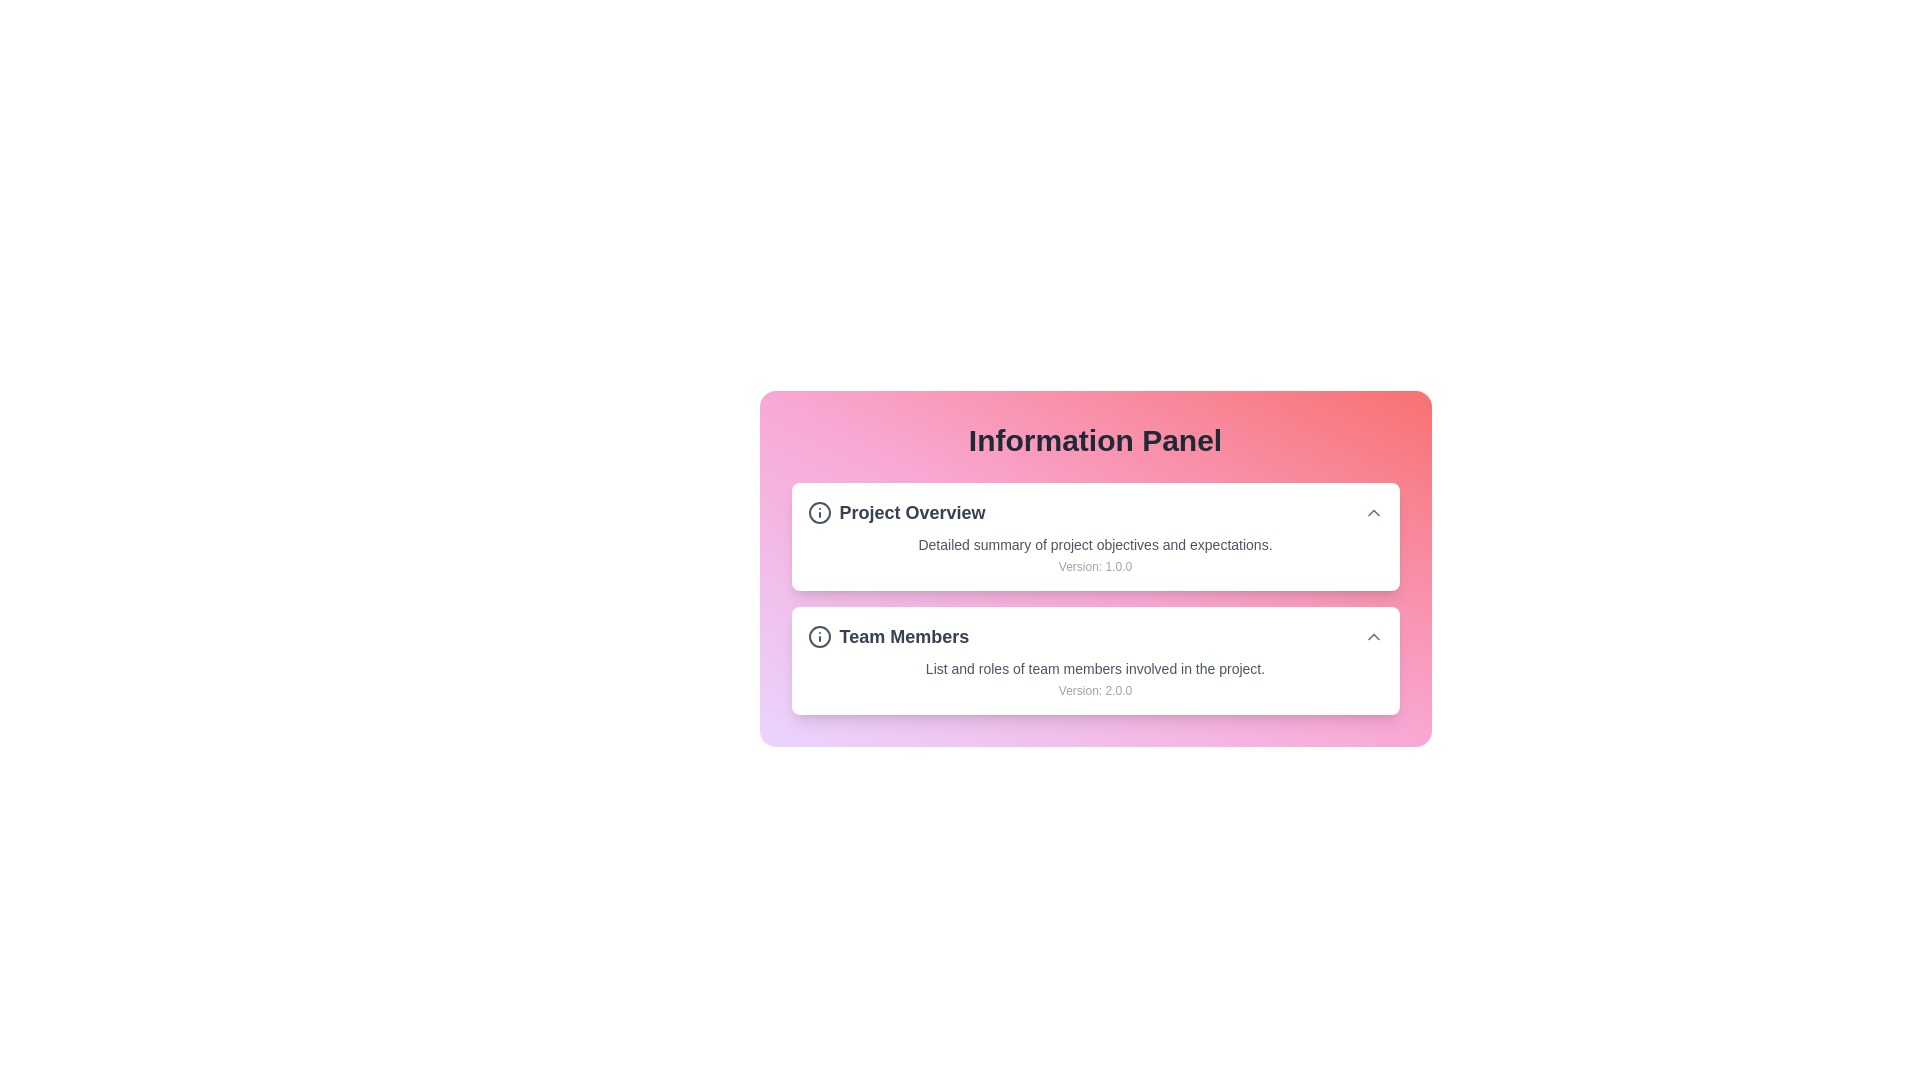 The image size is (1920, 1080). What do you see at coordinates (1094, 567) in the screenshot?
I see `the informational Text label displaying the version number in the 'Project Overview' section of the 'Information Panel'` at bounding box center [1094, 567].